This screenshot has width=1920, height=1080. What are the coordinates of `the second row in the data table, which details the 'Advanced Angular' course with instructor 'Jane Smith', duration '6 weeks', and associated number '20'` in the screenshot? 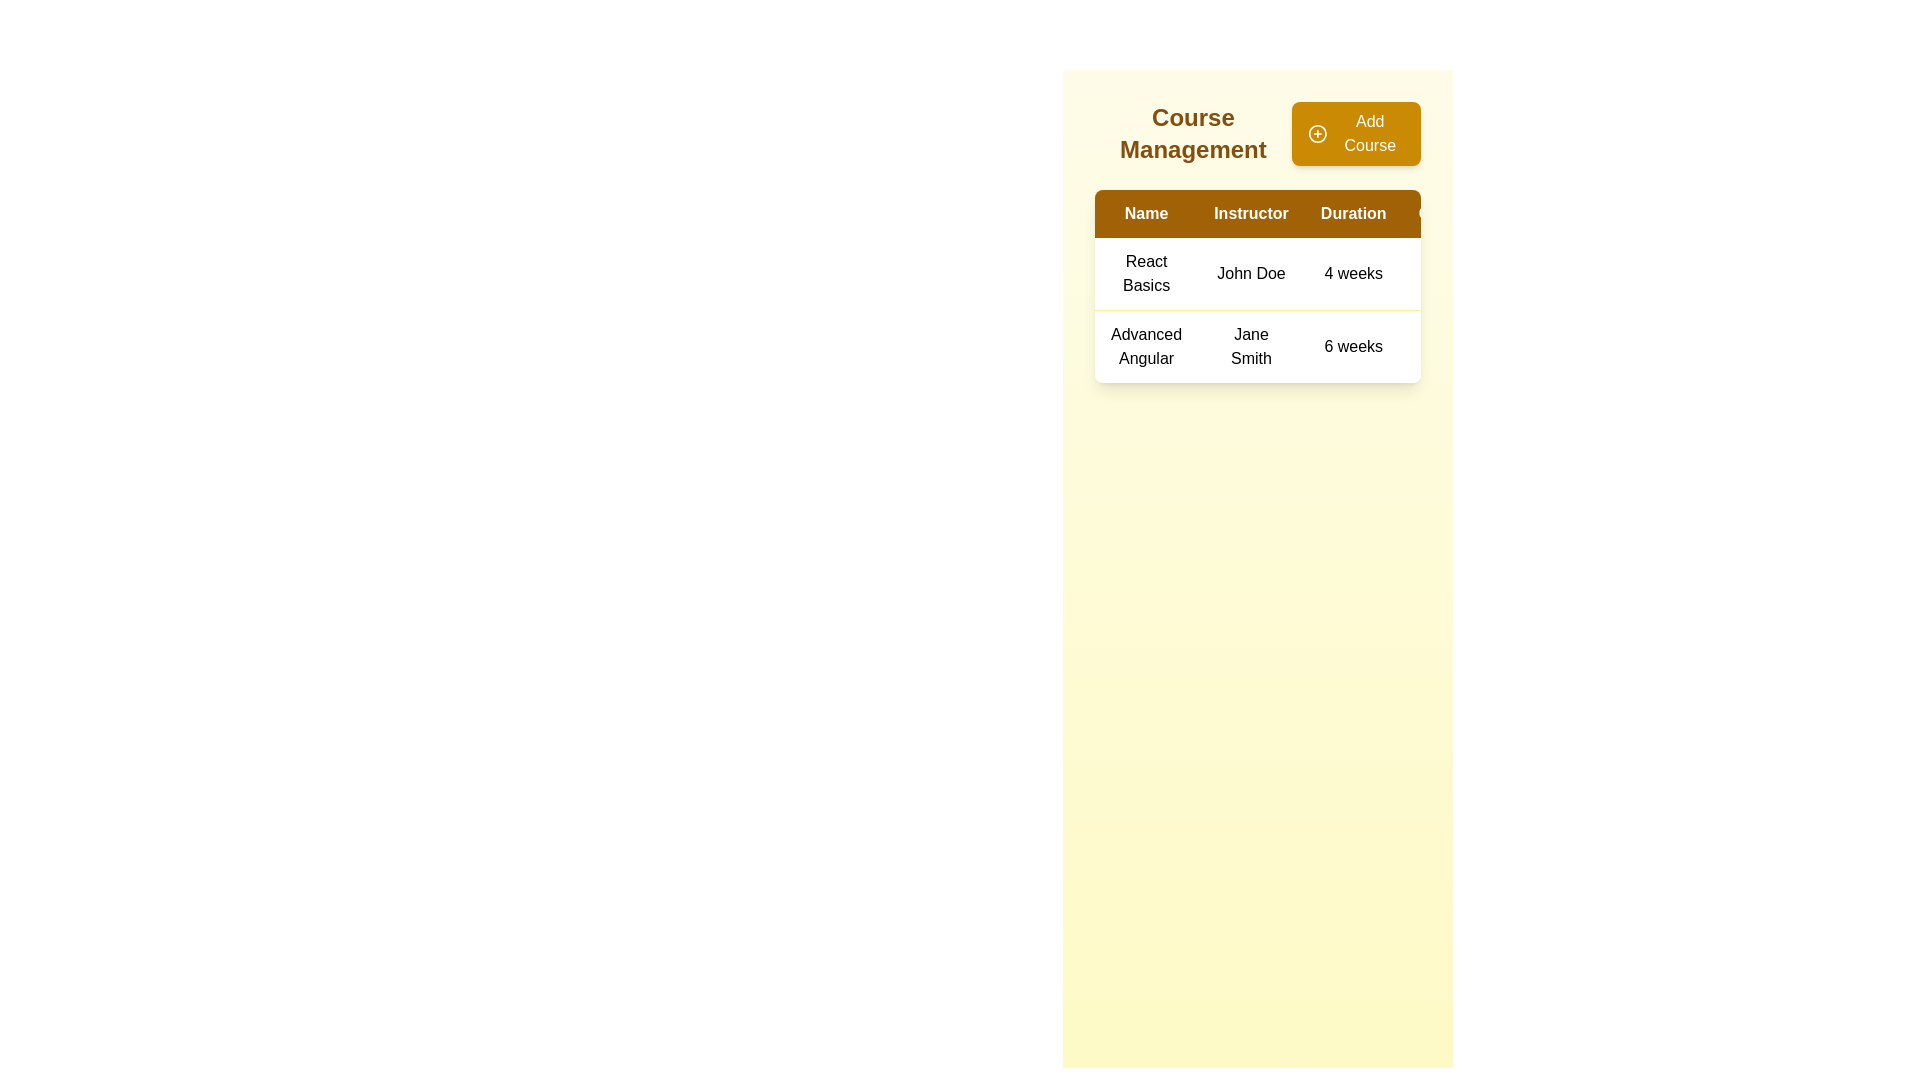 It's located at (1343, 345).